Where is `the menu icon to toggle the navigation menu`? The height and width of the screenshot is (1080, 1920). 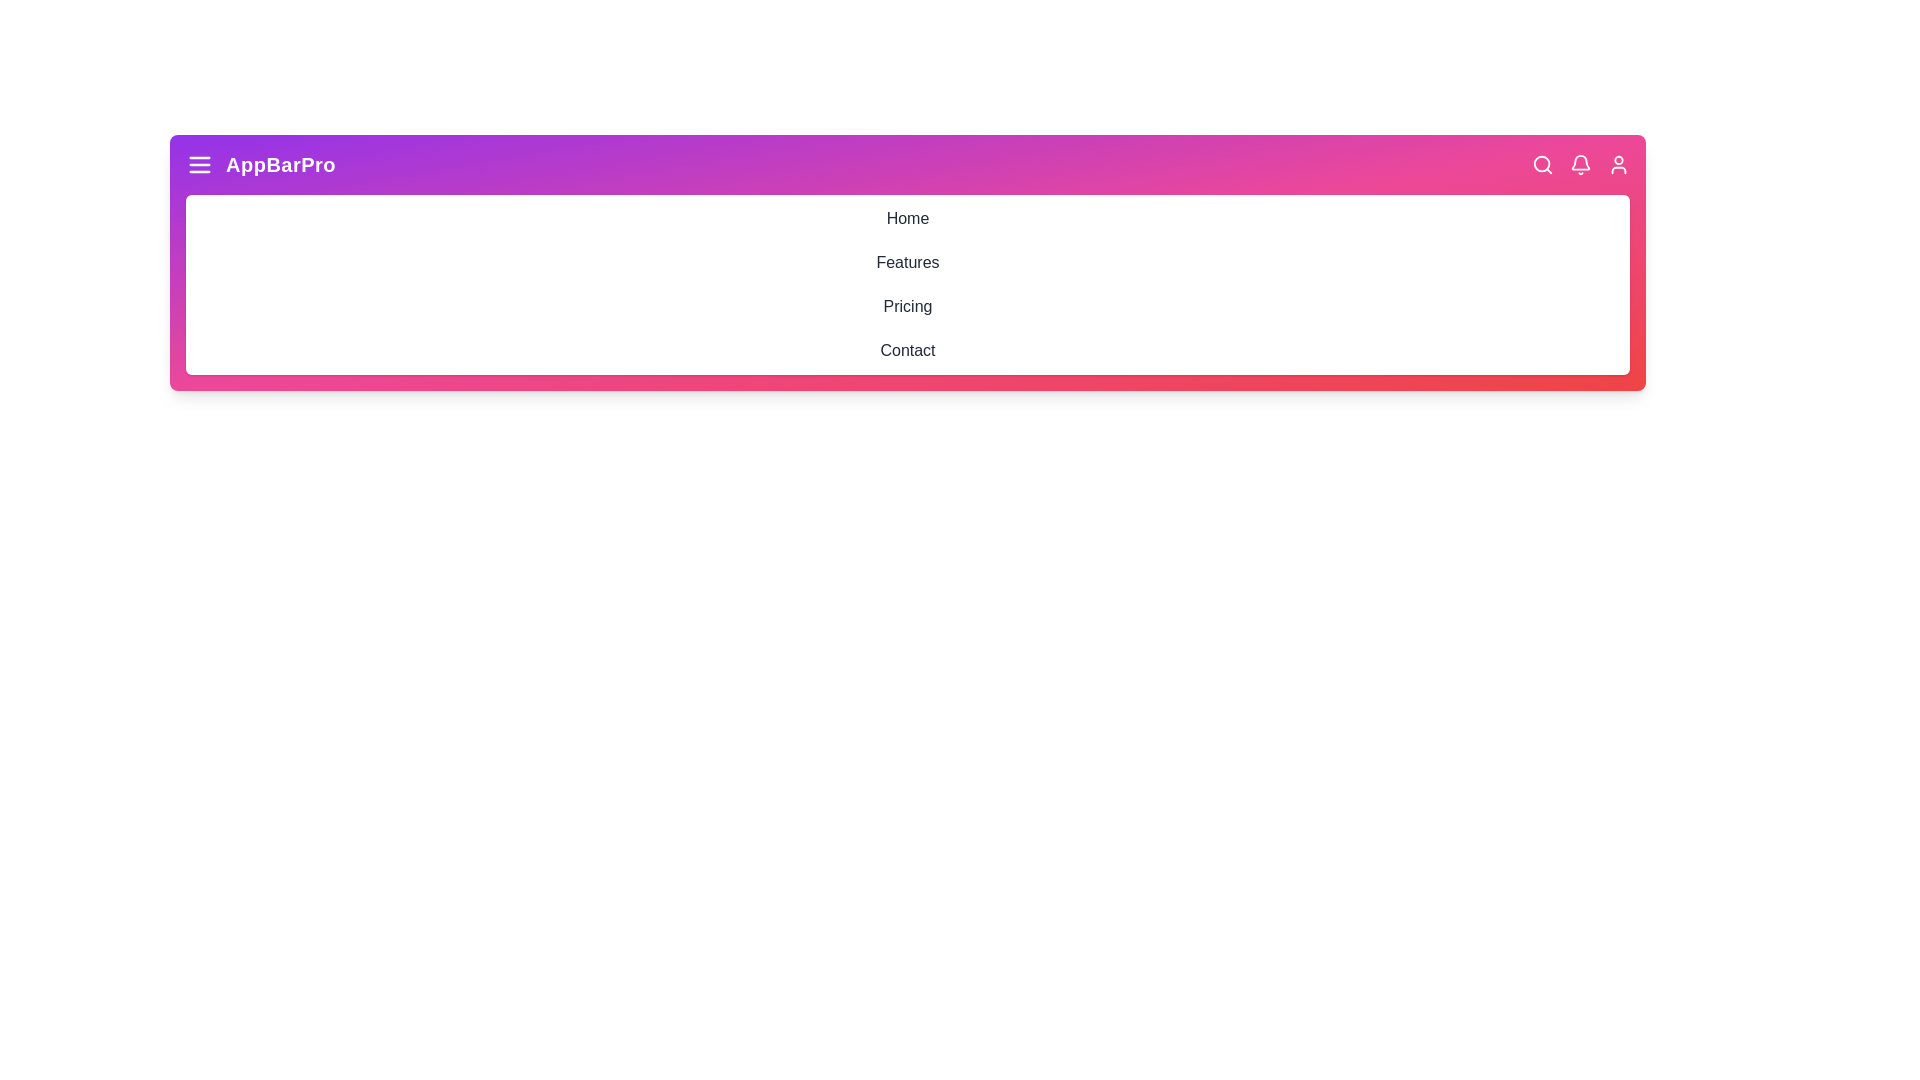 the menu icon to toggle the navigation menu is located at coordinates (200, 164).